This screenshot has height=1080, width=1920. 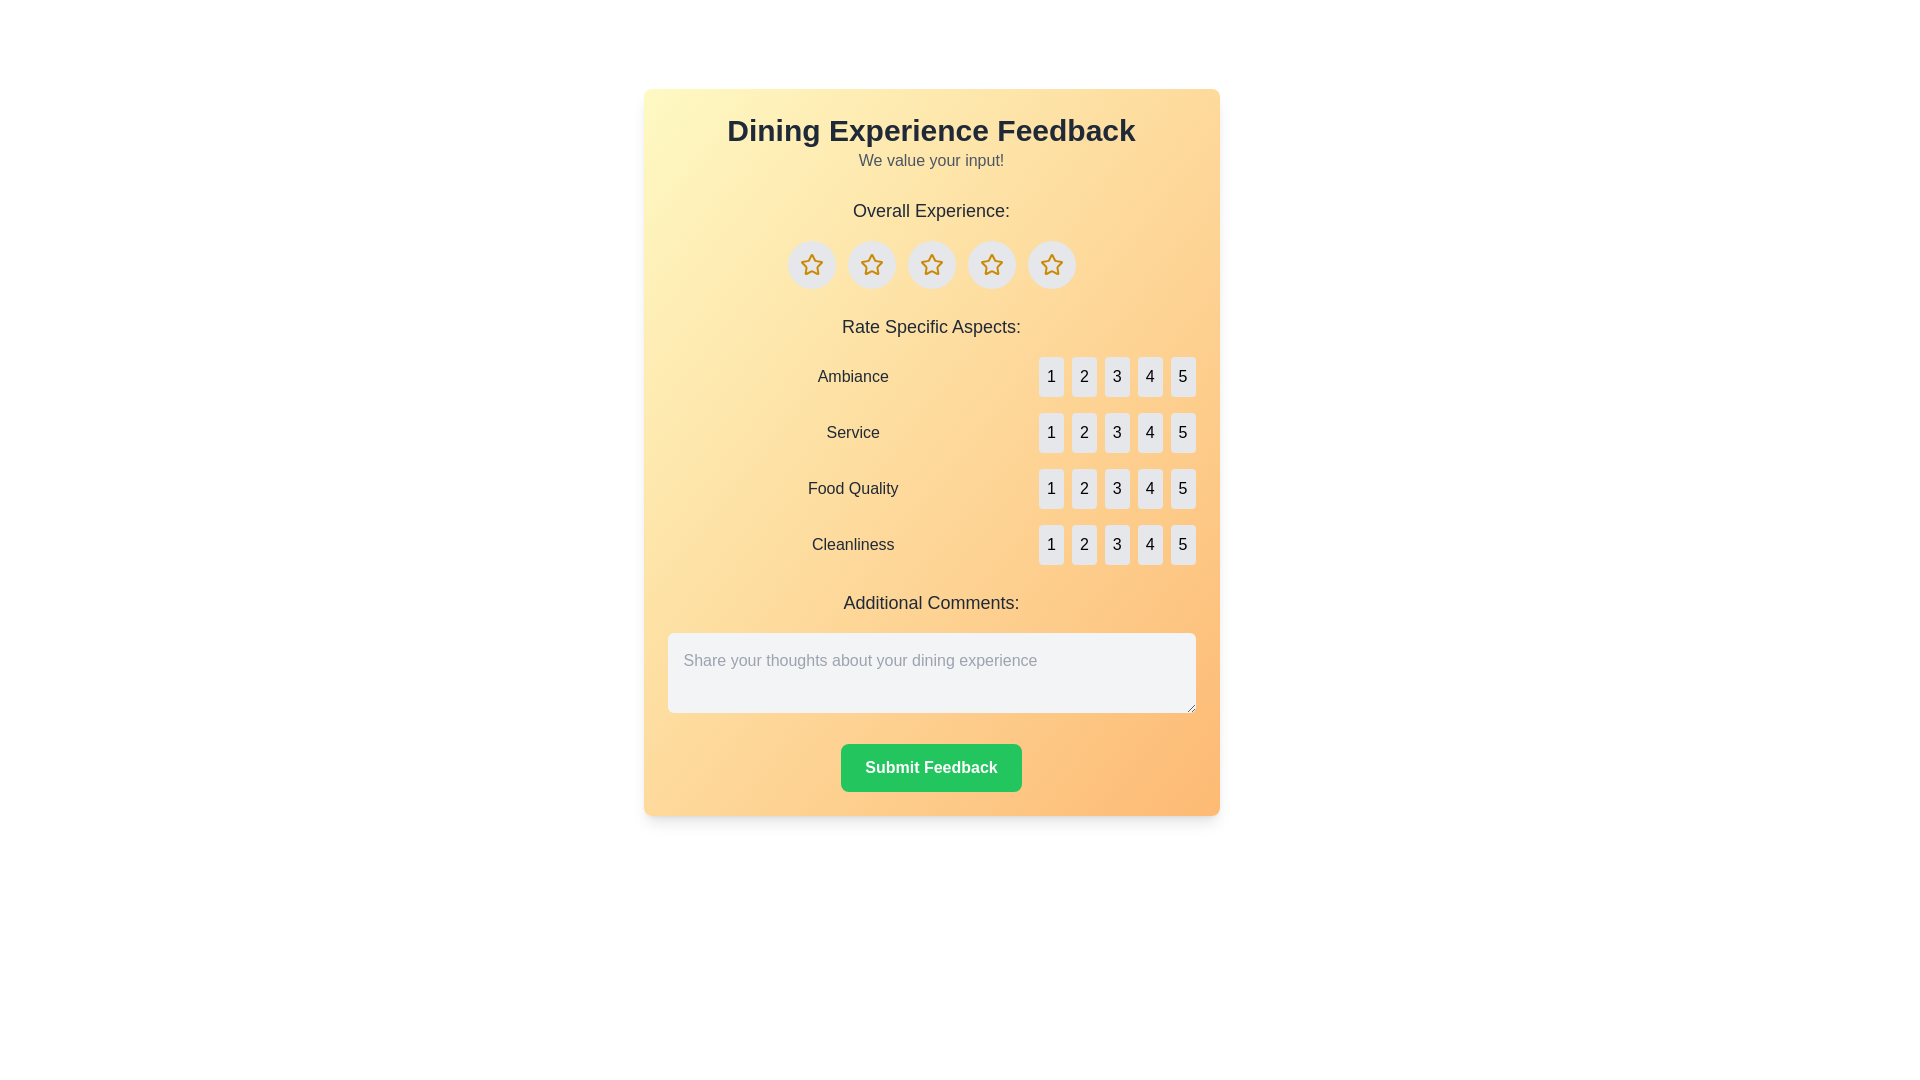 I want to click on the third button under the 'Ambiance' heading, so click(x=1116, y=377).